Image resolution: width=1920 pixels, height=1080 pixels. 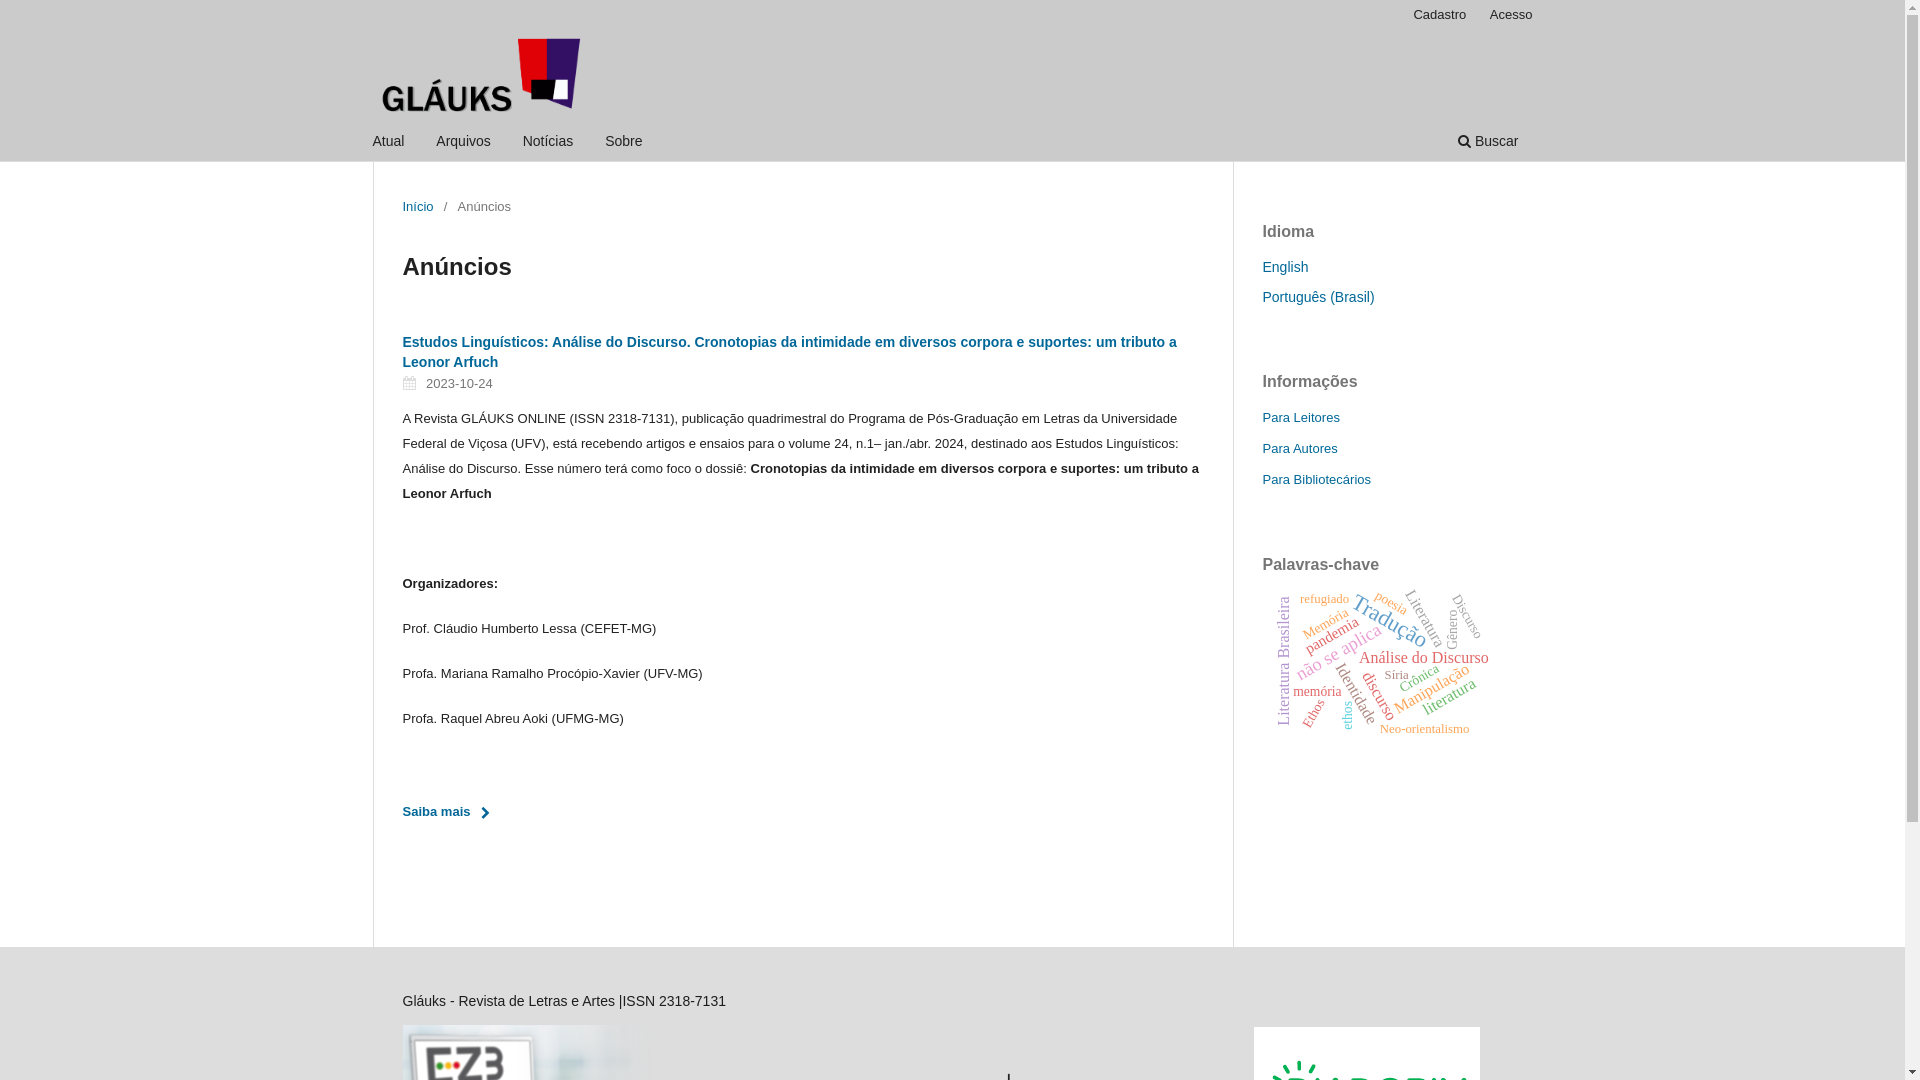 What do you see at coordinates (450, 812) in the screenshot?
I see `'Saiba mais'` at bounding box center [450, 812].